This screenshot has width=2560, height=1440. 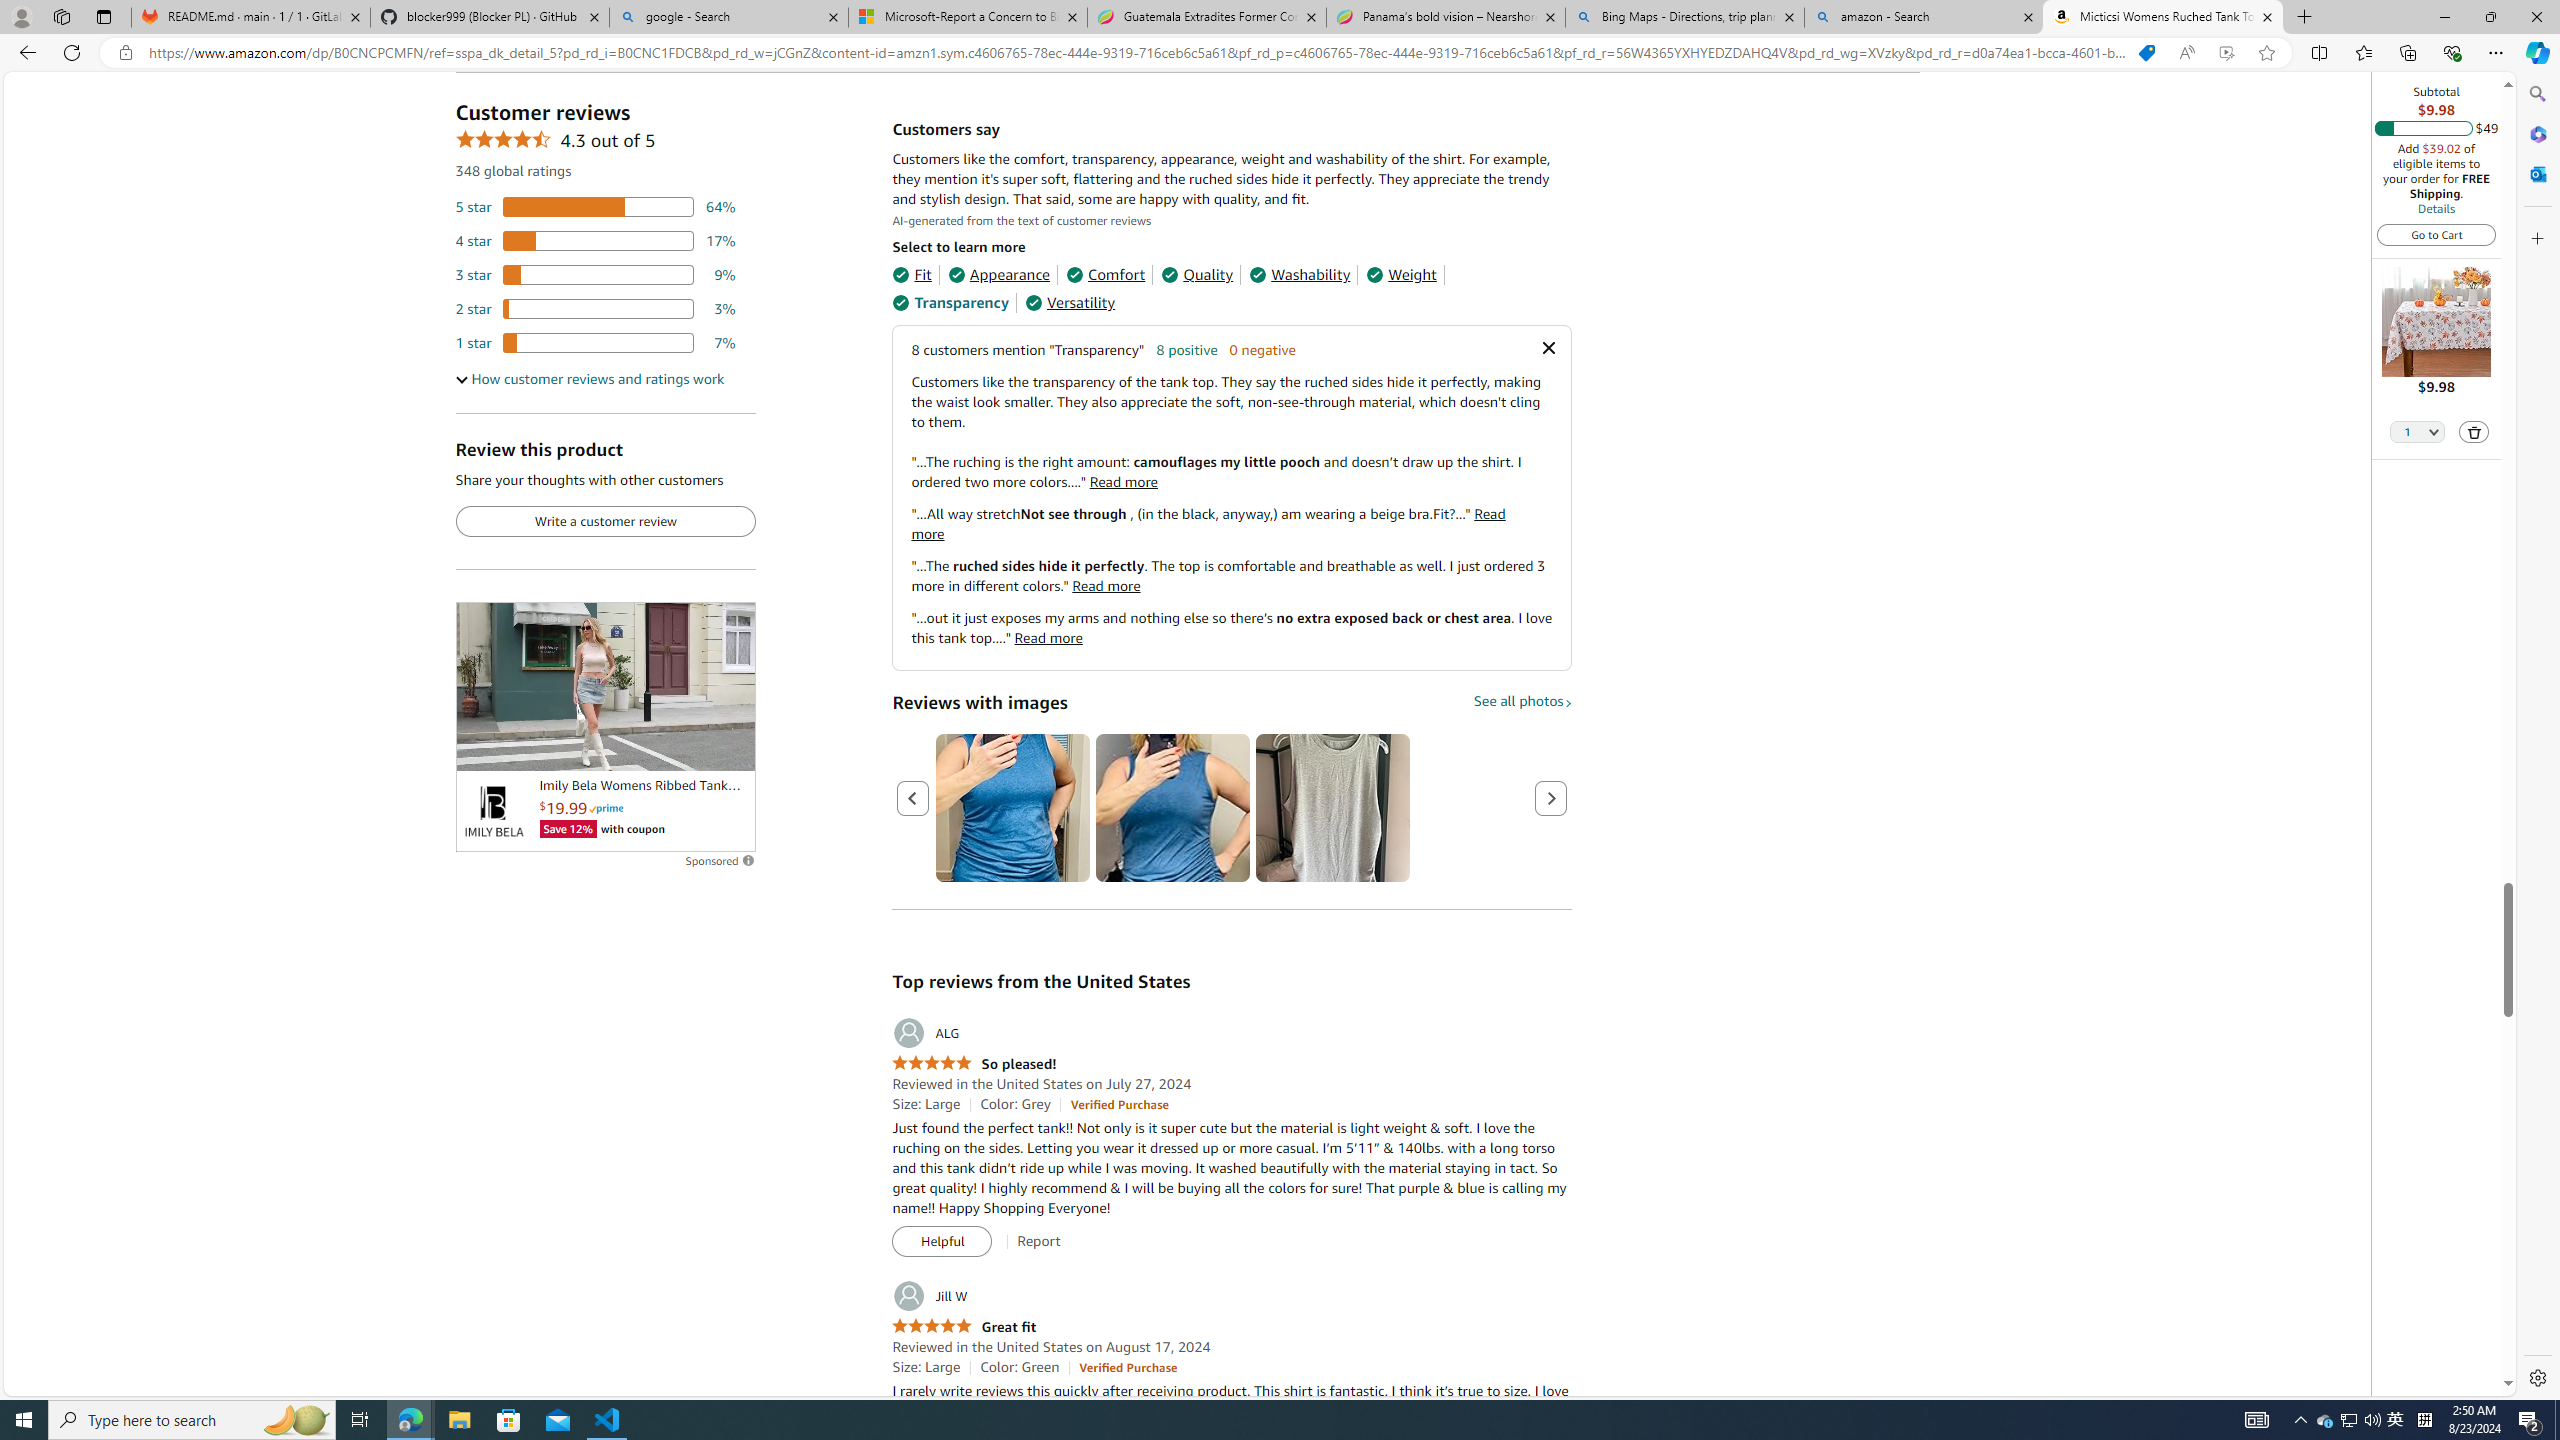 I want to click on 'amazon - Search', so click(x=1924, y=16).